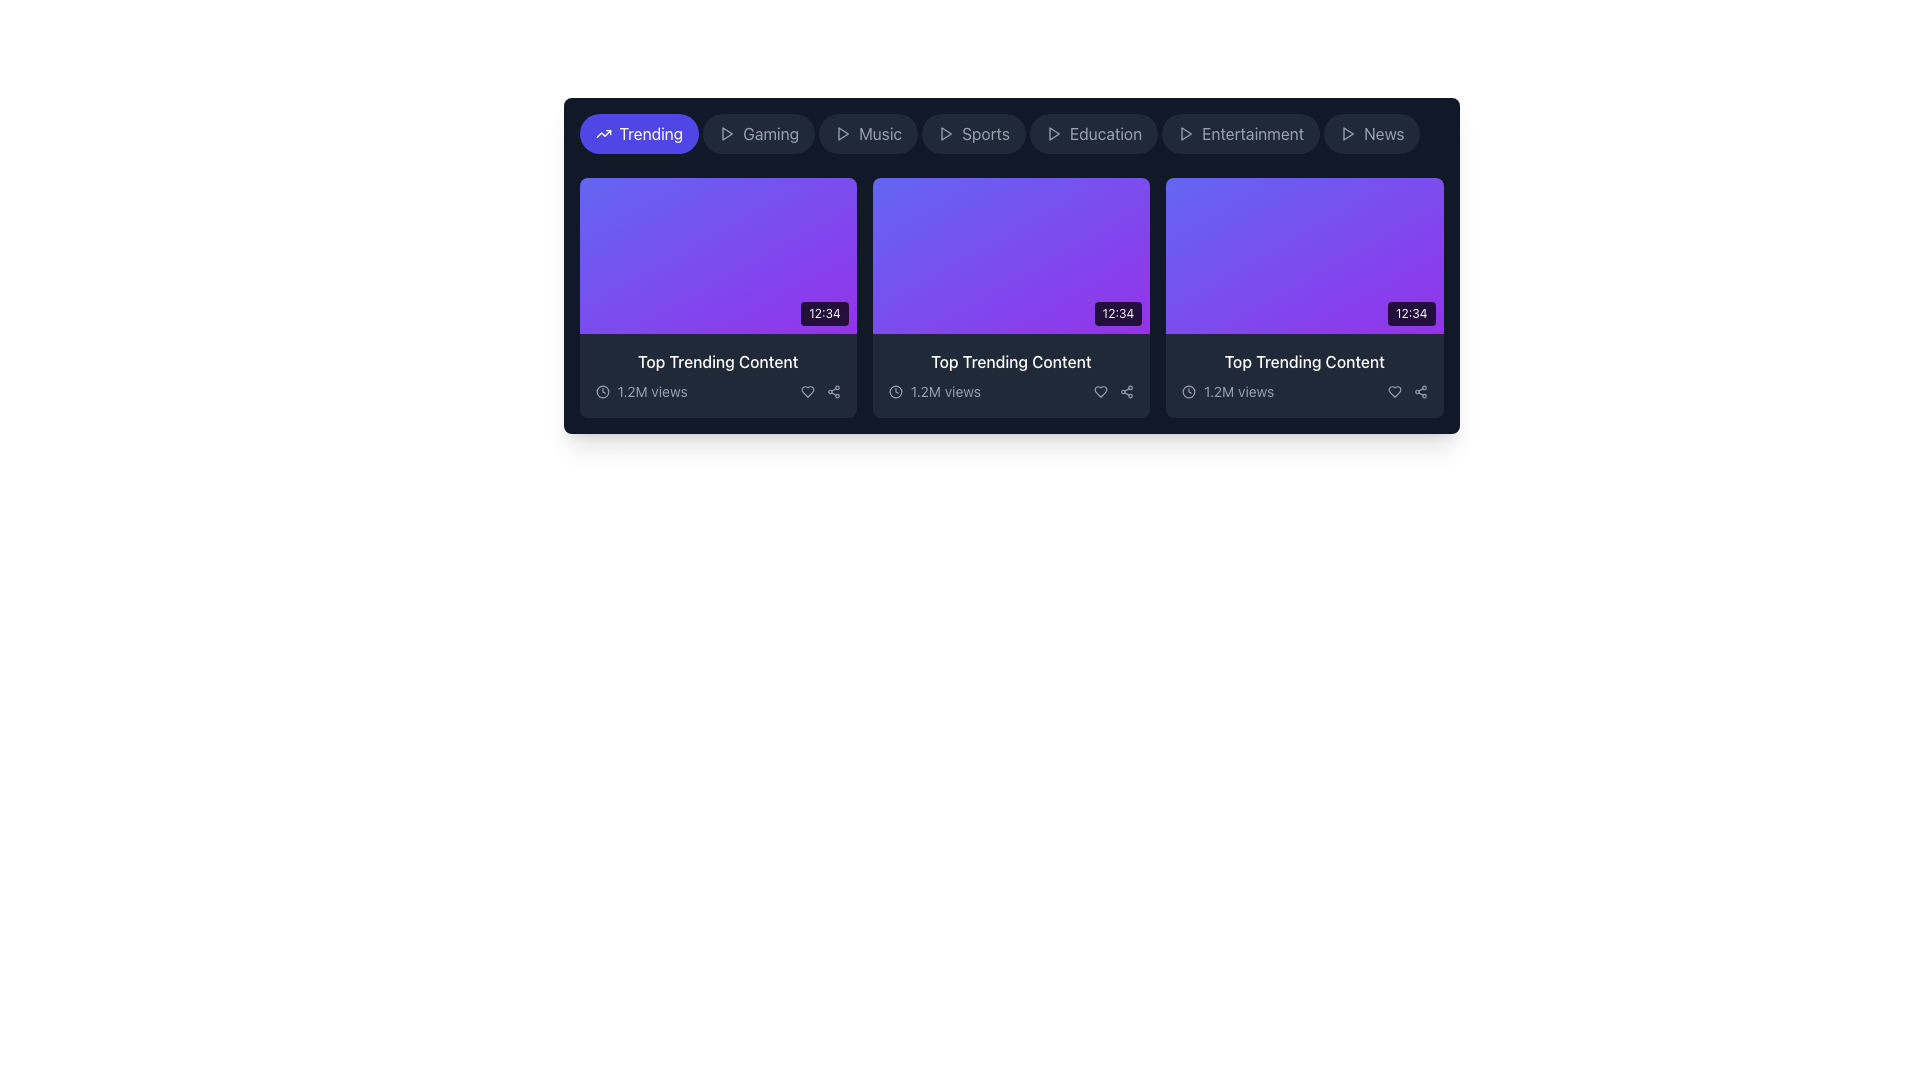  I want to click on the 'Music' text label in the navigation bar, so click(880, 134).